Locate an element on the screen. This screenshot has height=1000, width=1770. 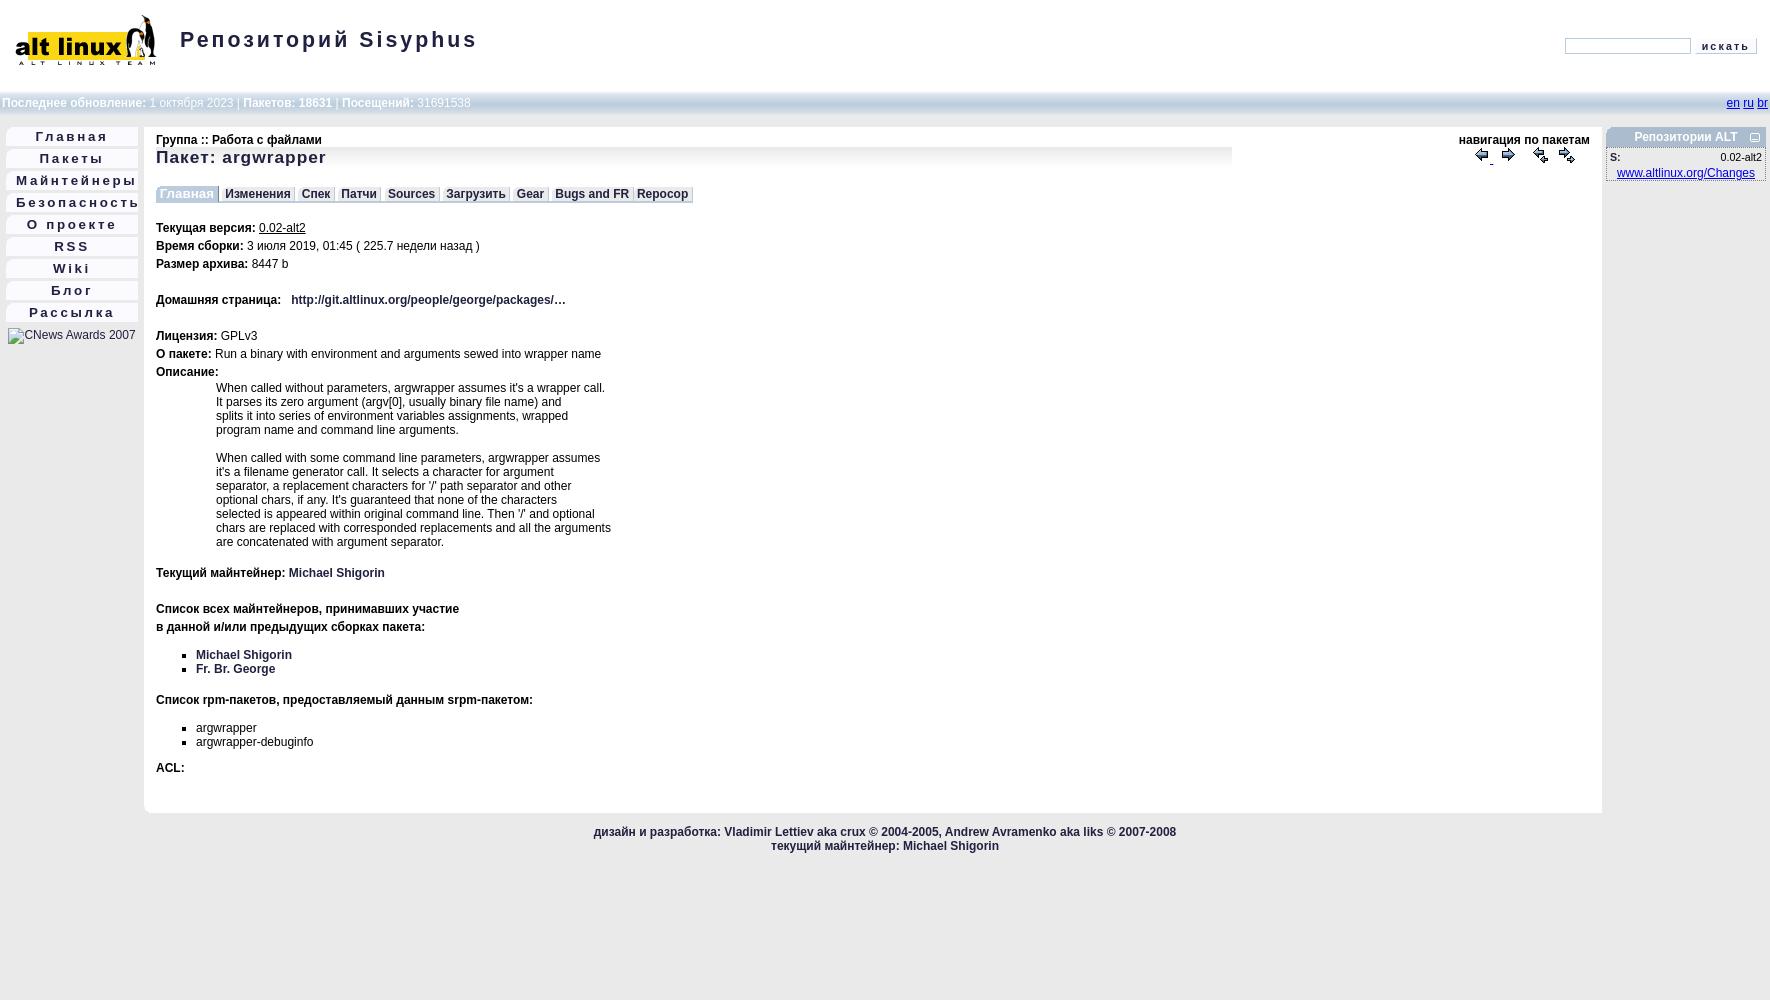
'RSS' is located at coordinates (70, 245).